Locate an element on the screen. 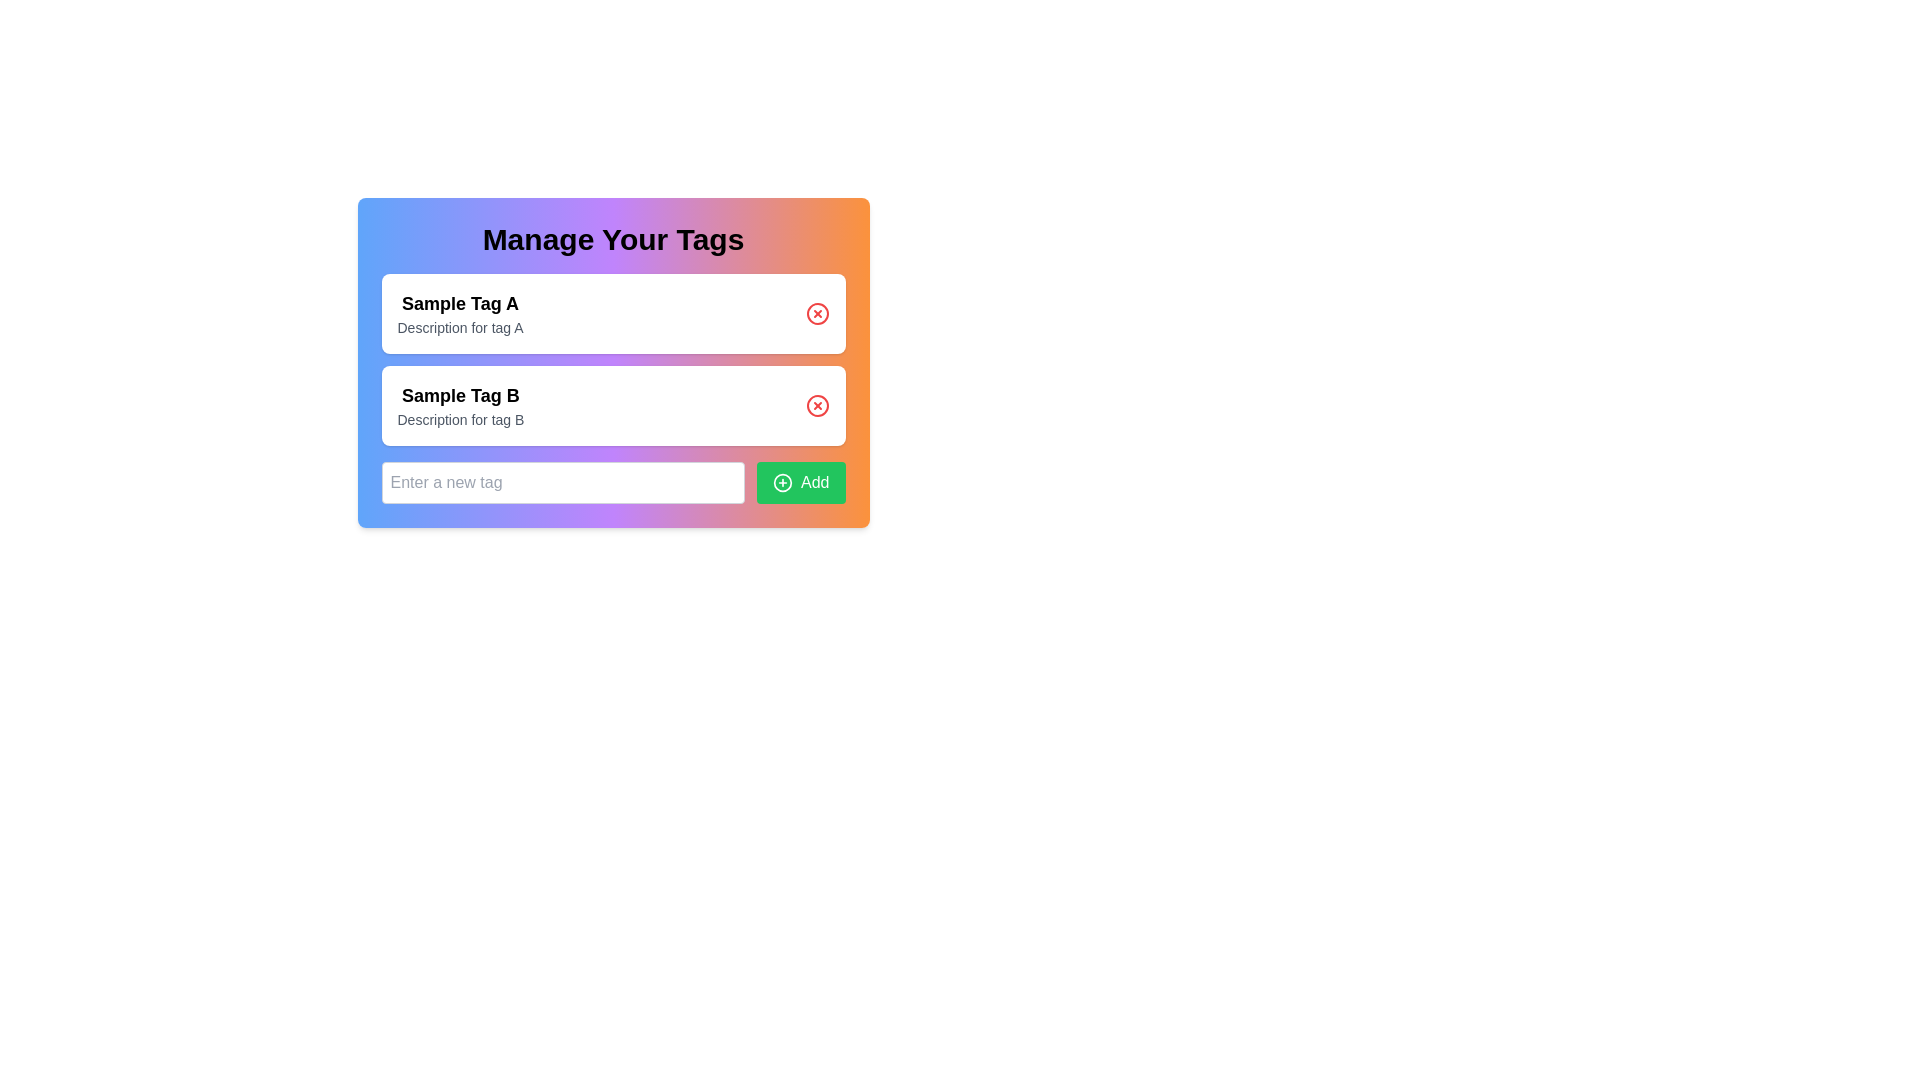 Image resolution: width=1920 pixels, height=1080 pixels. the Text block labeled 'Sample Tag A' which includes its description, as it is the first entry in the list under 'Manage Your Tags' is located at coordinates (459, 313).